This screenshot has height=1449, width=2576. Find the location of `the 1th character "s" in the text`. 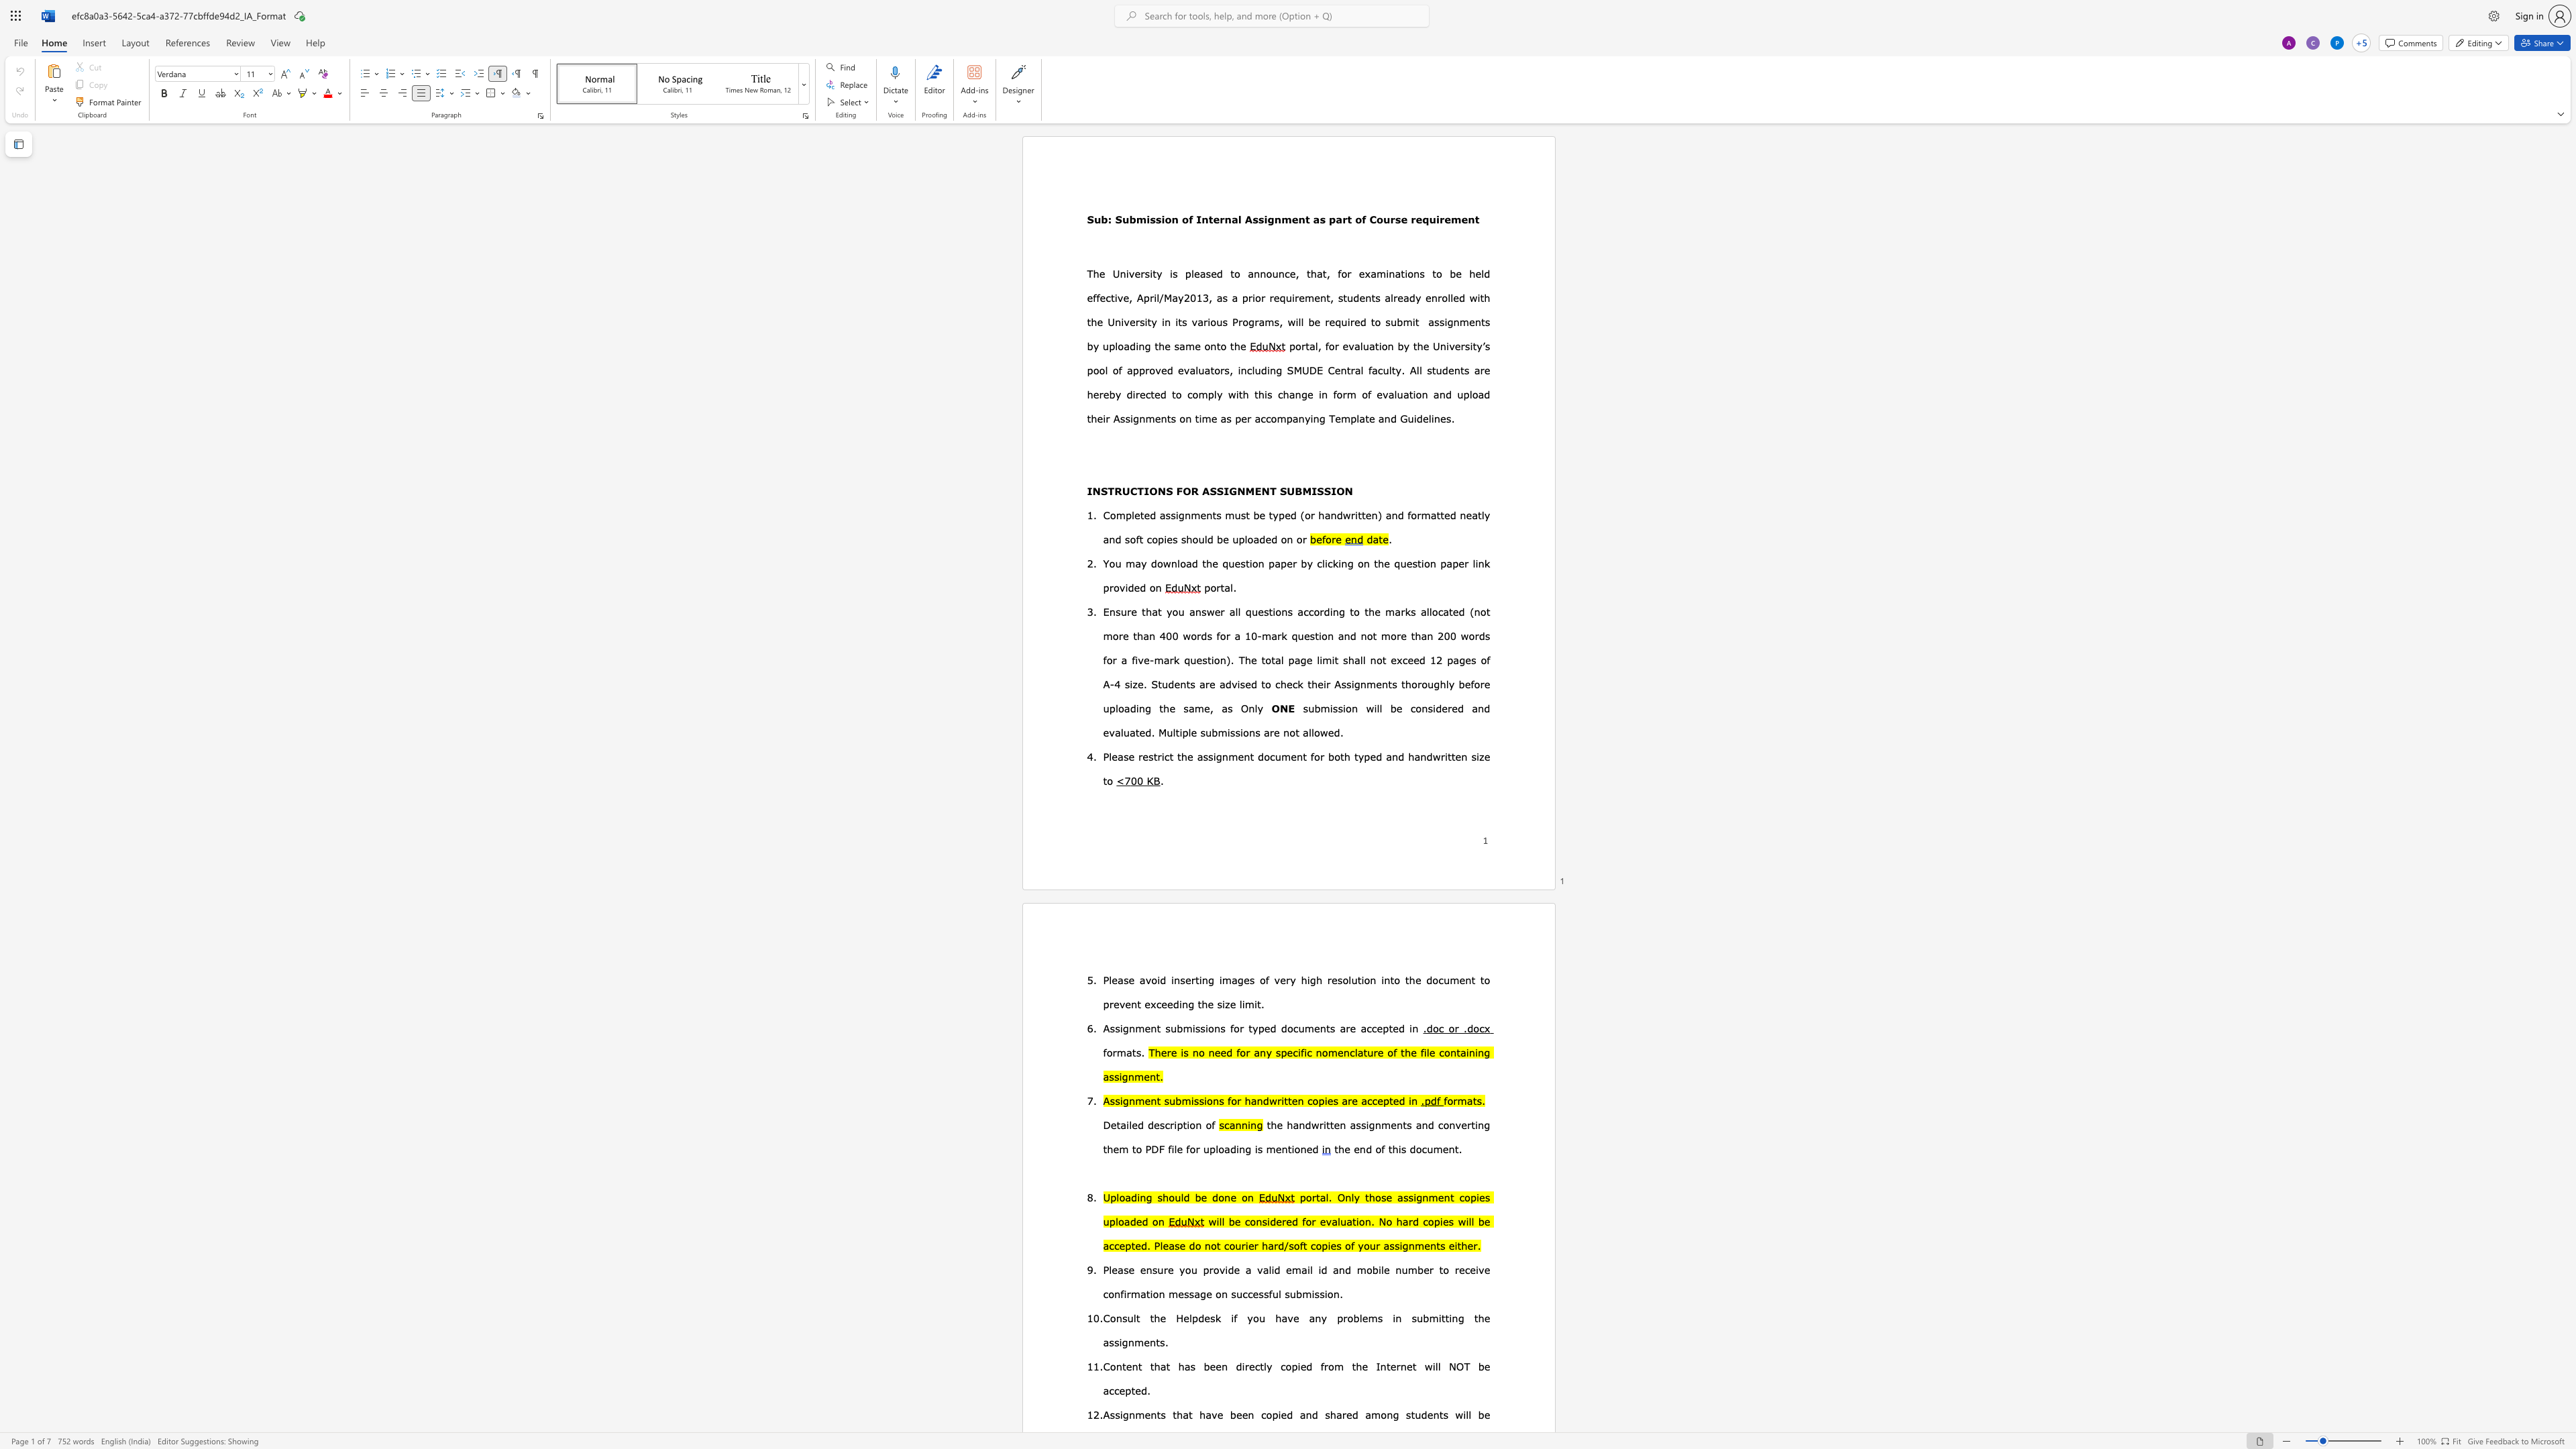

the 1th character "s" in the text is located at coordinates (1152, 219).